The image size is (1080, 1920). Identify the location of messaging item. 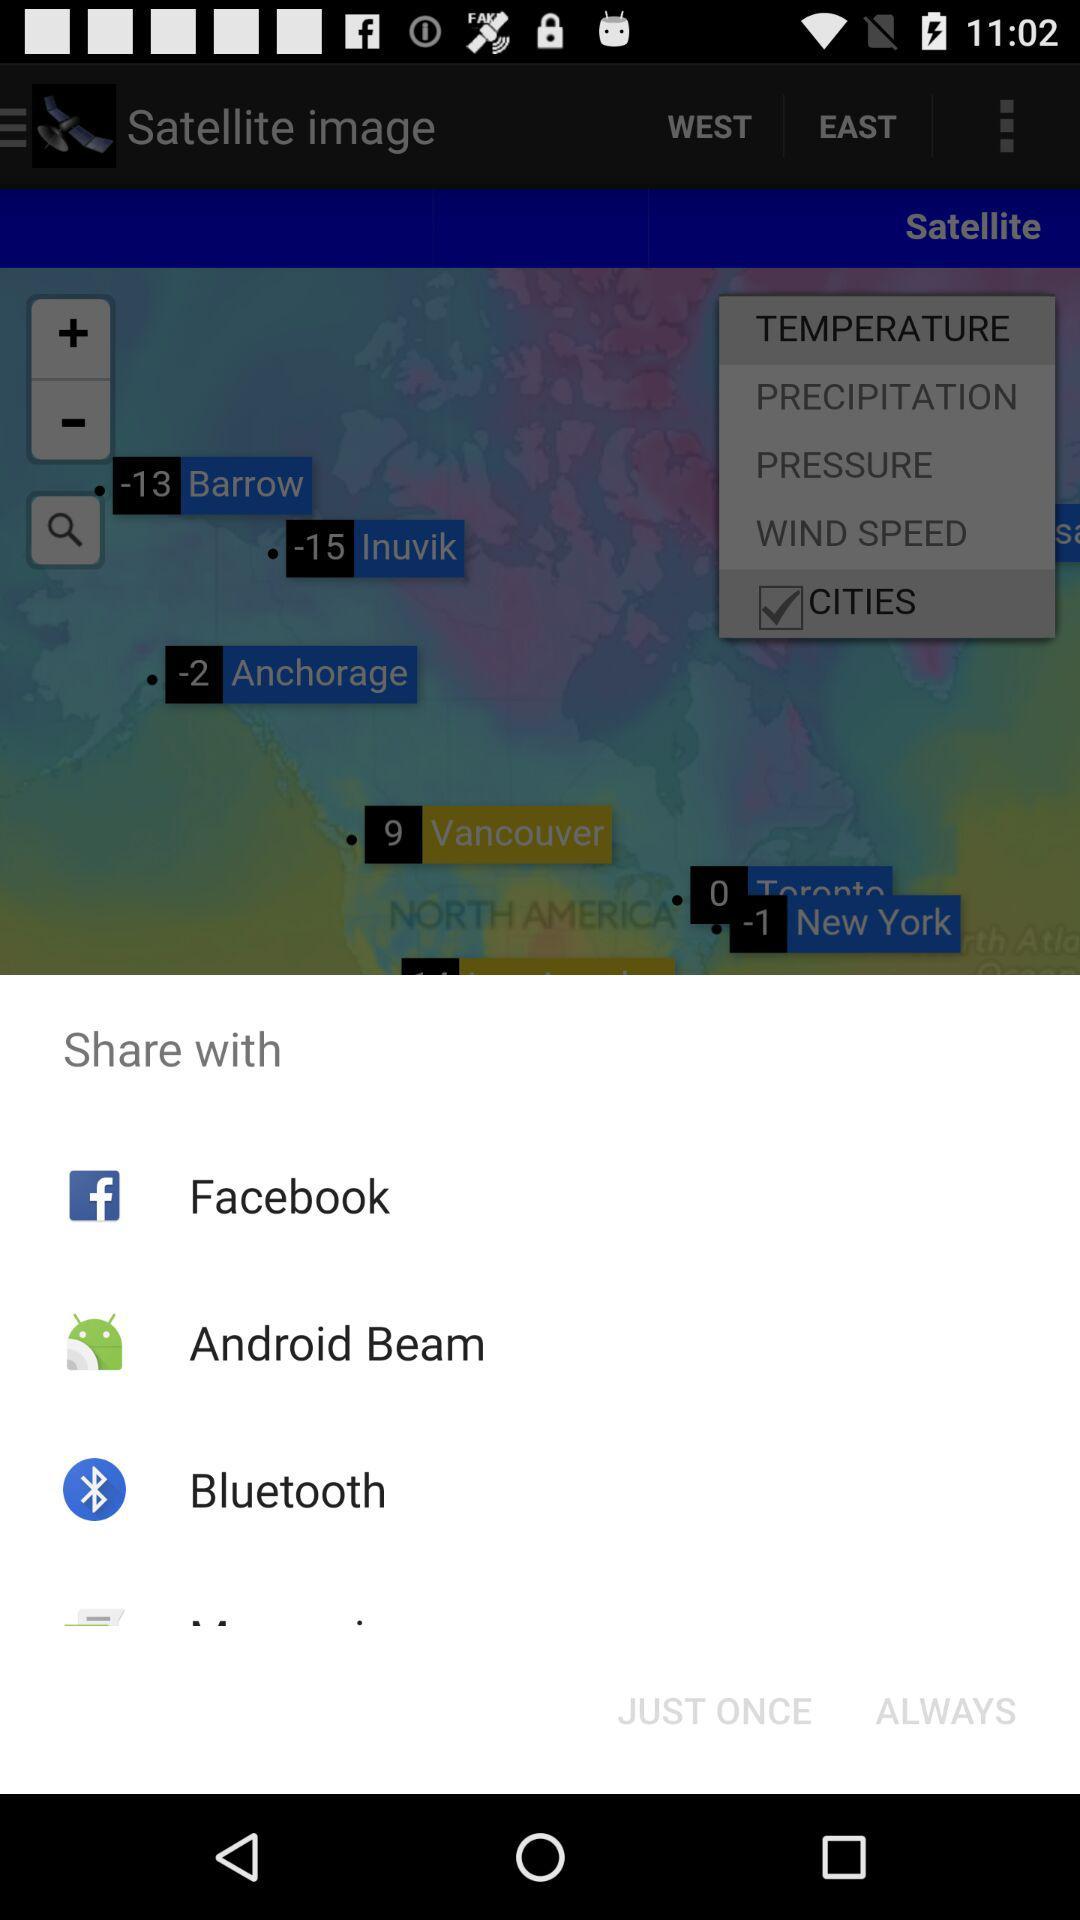
(303, 1636).